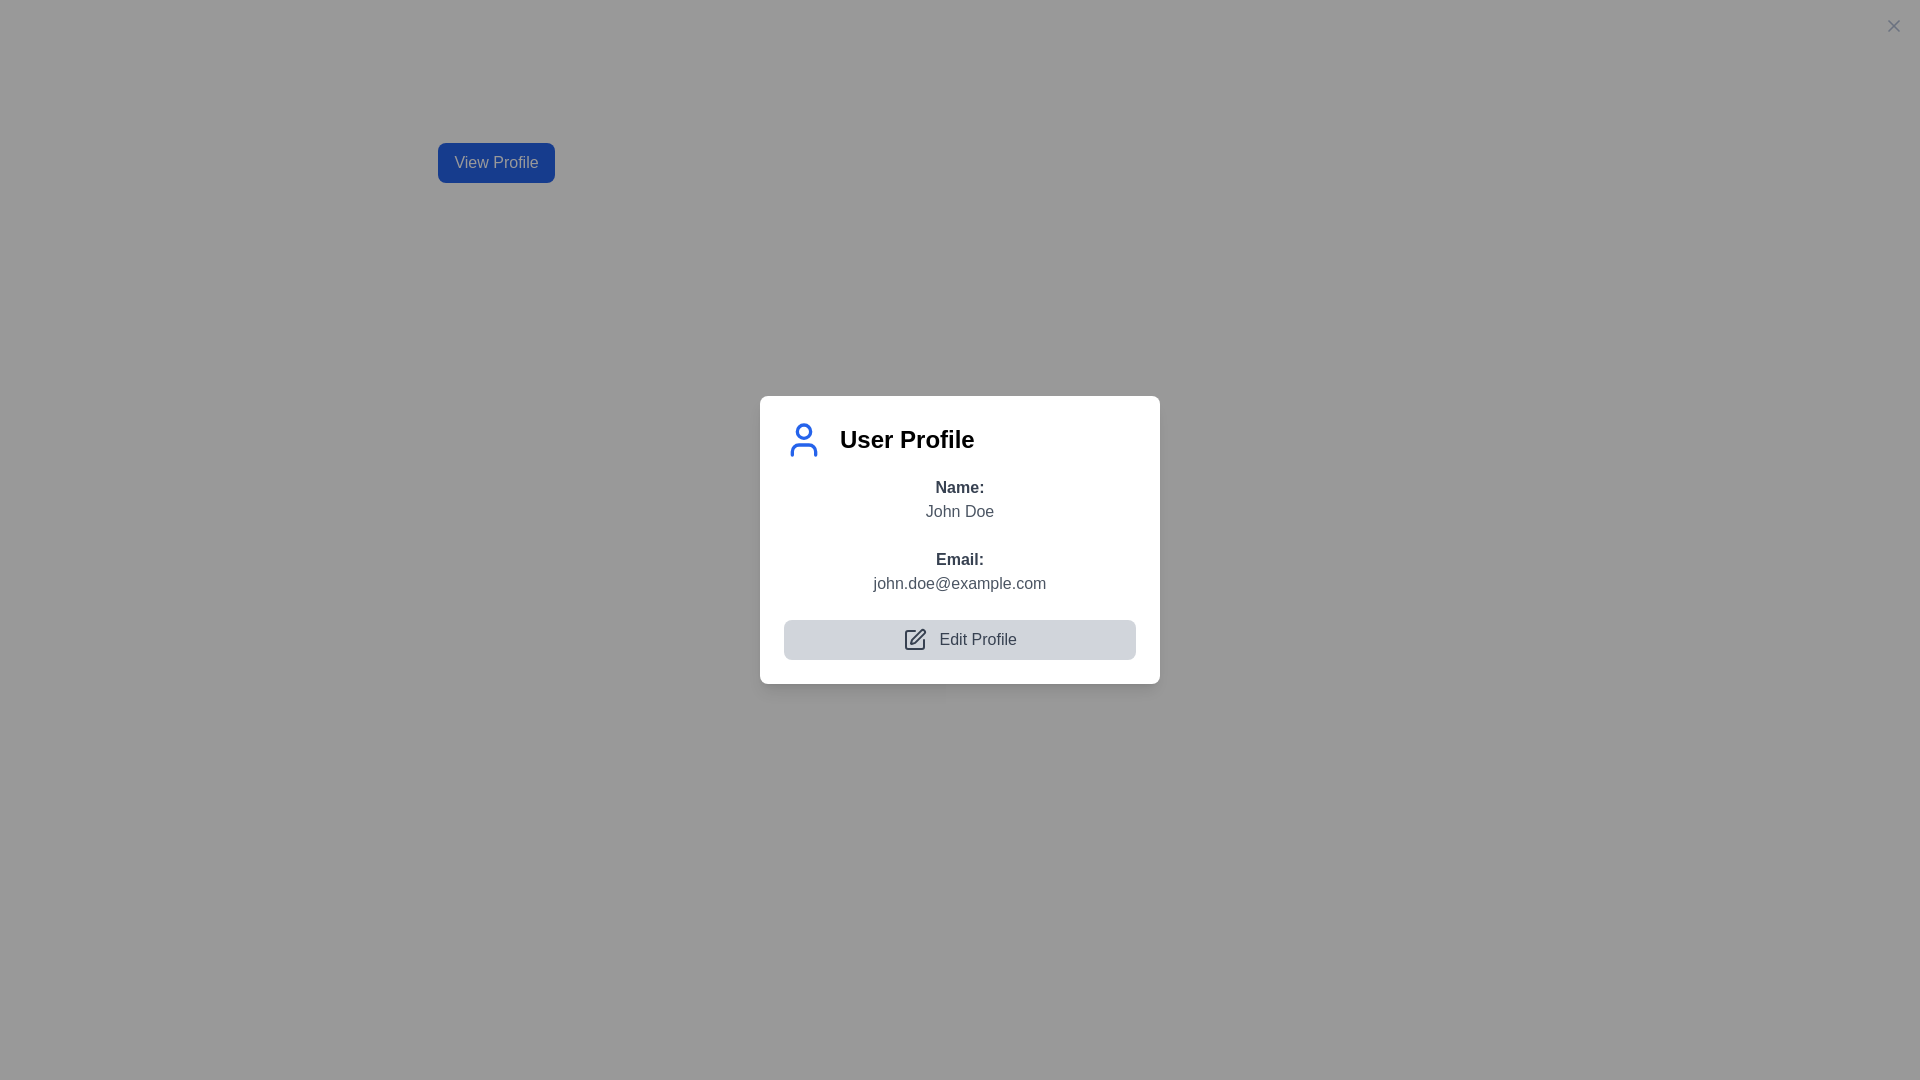 The height and width of the screenshot is (1080, 1920). What do you see at coordinates (960, 582) in the screenshot?
I see `the label displaying the user's email address within the 'User Profile' card, located below the 'Email:' label` at bounding box center [960, 582].